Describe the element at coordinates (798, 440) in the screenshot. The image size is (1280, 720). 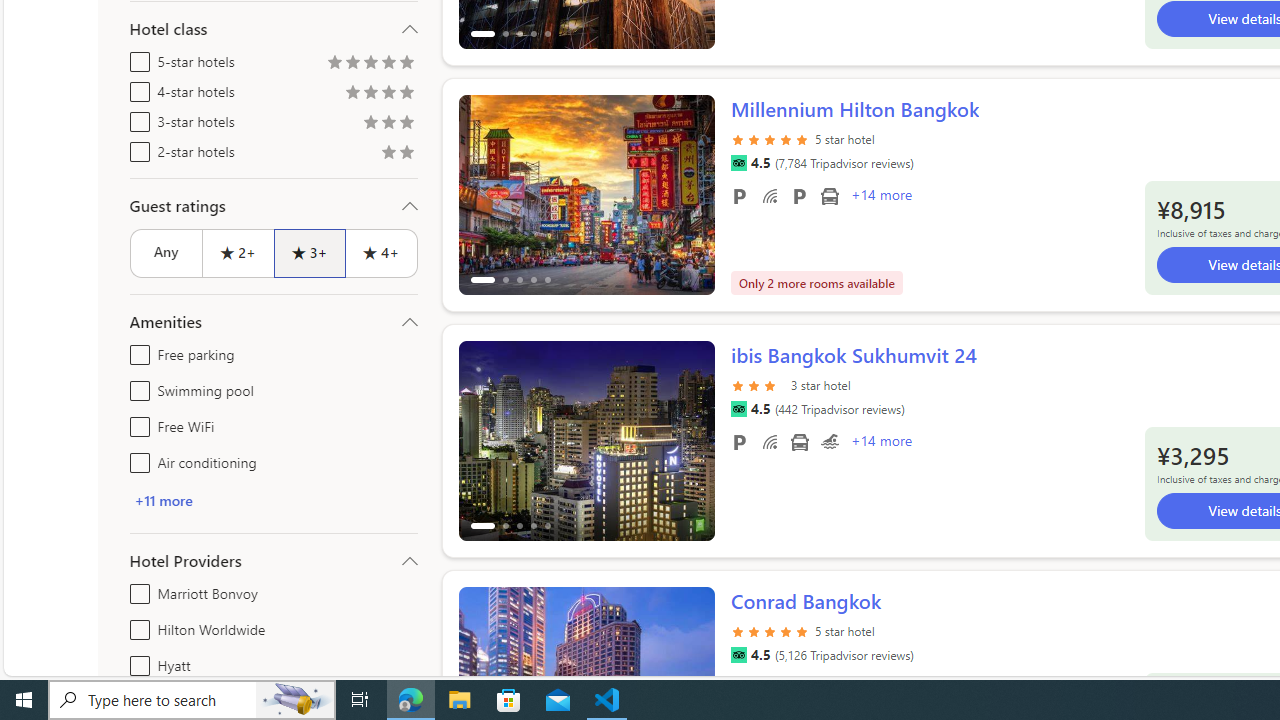
I see `'Airport transportation'` at that location.